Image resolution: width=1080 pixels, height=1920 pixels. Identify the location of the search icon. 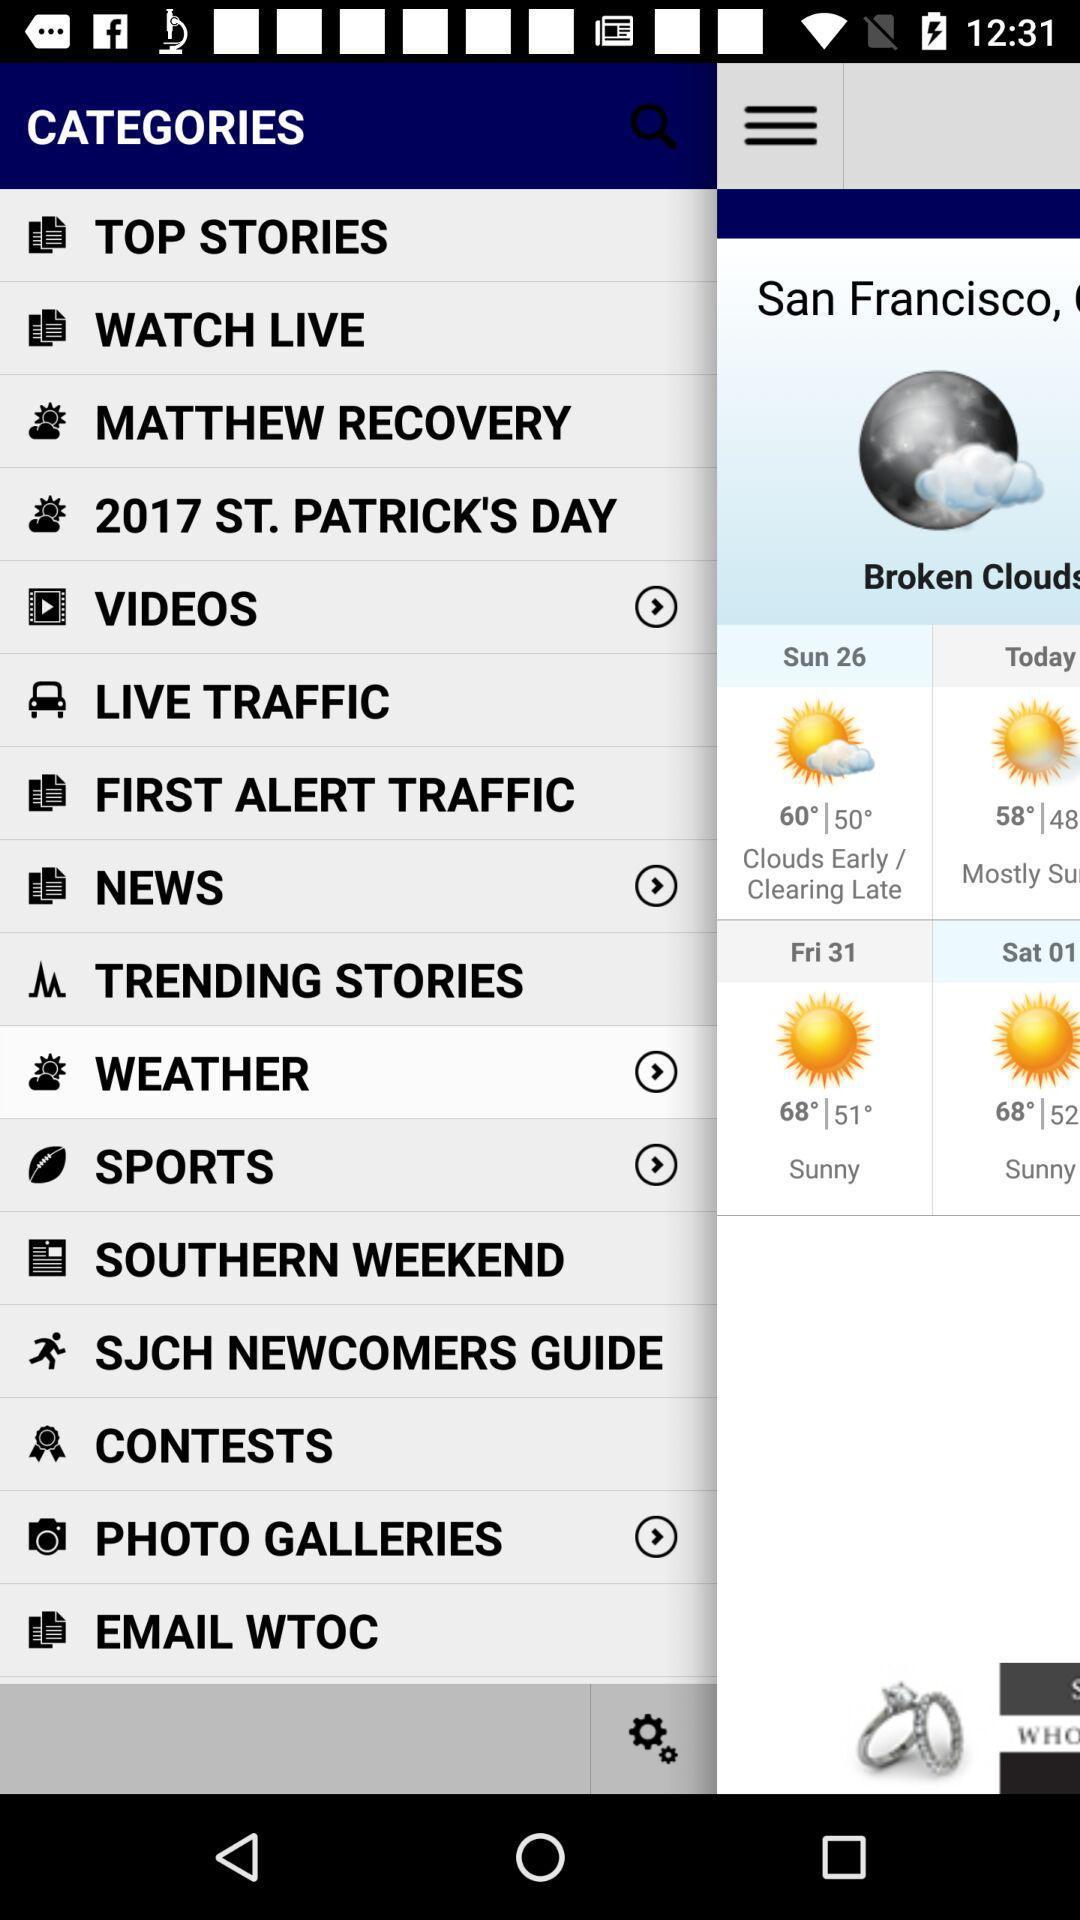
(654, 124).